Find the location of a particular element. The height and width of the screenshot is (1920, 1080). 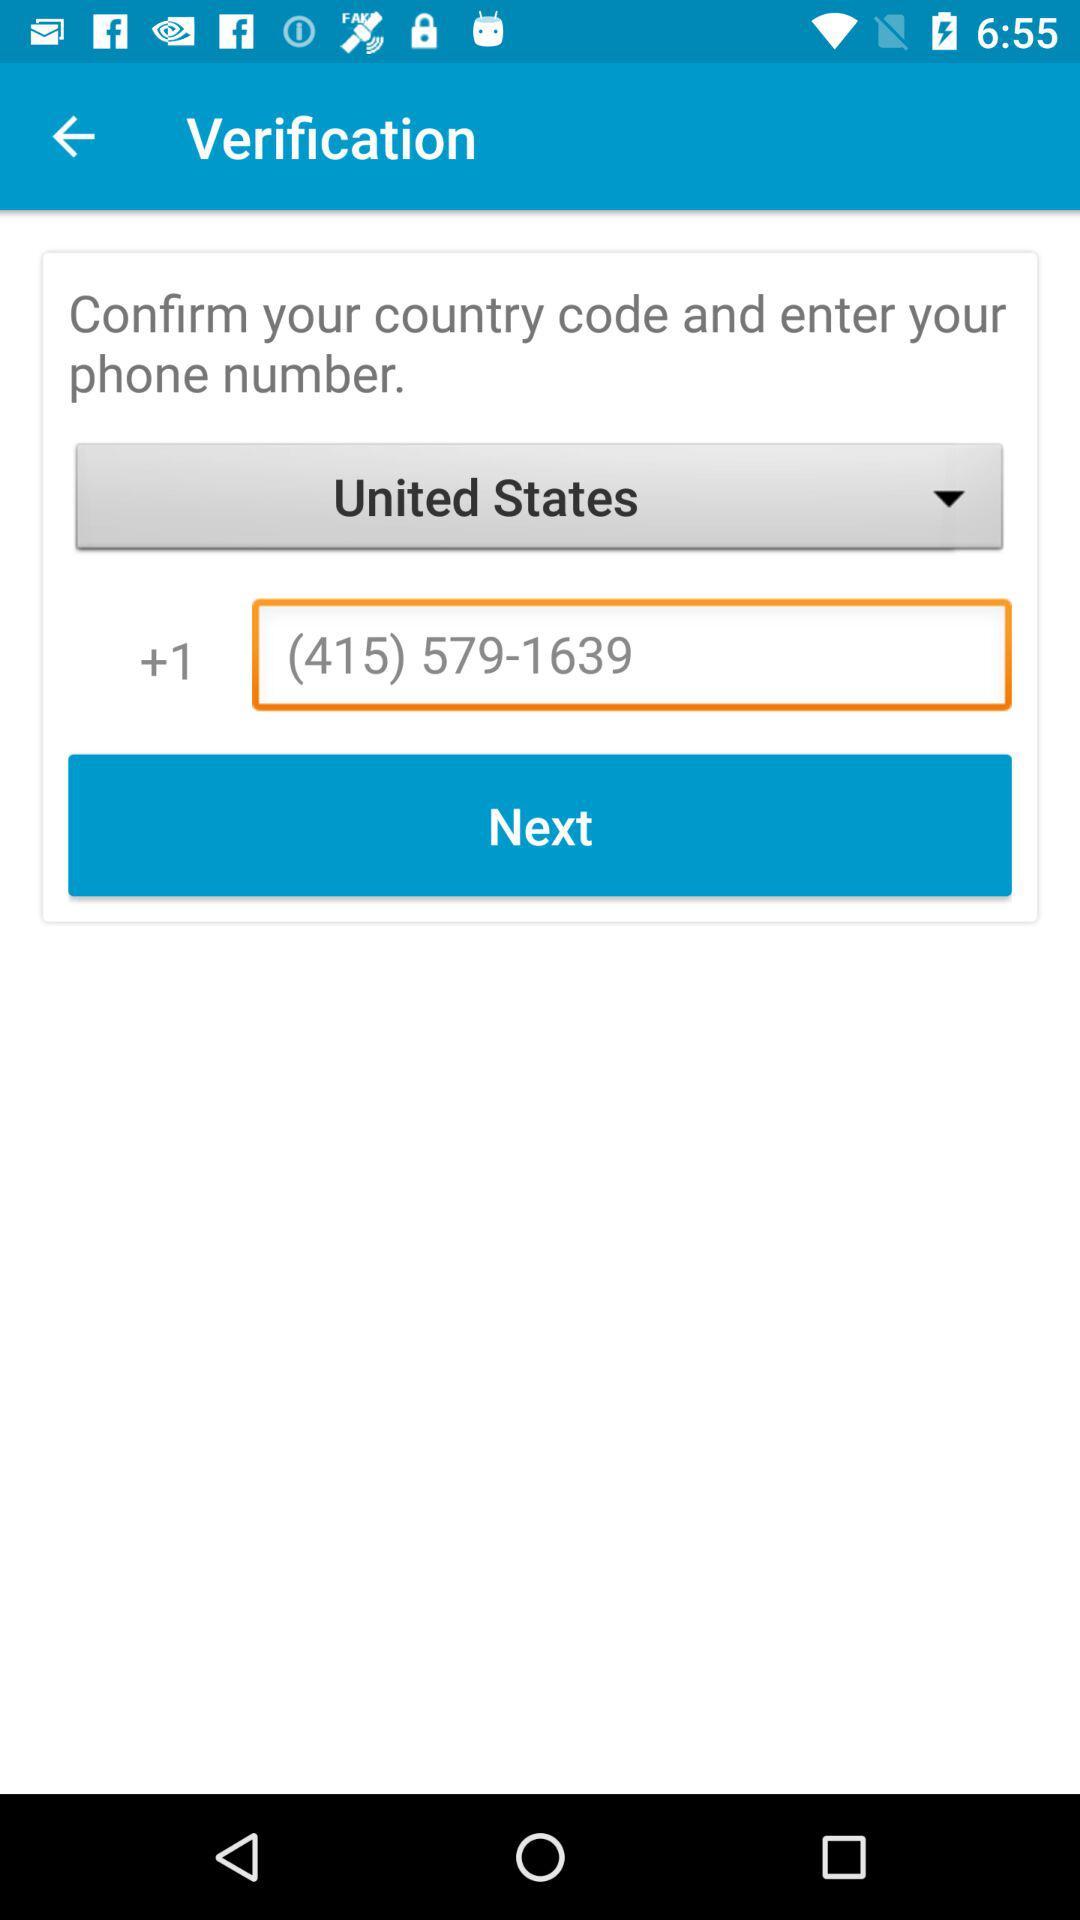

united states icon is located at coordinates (540, 501).